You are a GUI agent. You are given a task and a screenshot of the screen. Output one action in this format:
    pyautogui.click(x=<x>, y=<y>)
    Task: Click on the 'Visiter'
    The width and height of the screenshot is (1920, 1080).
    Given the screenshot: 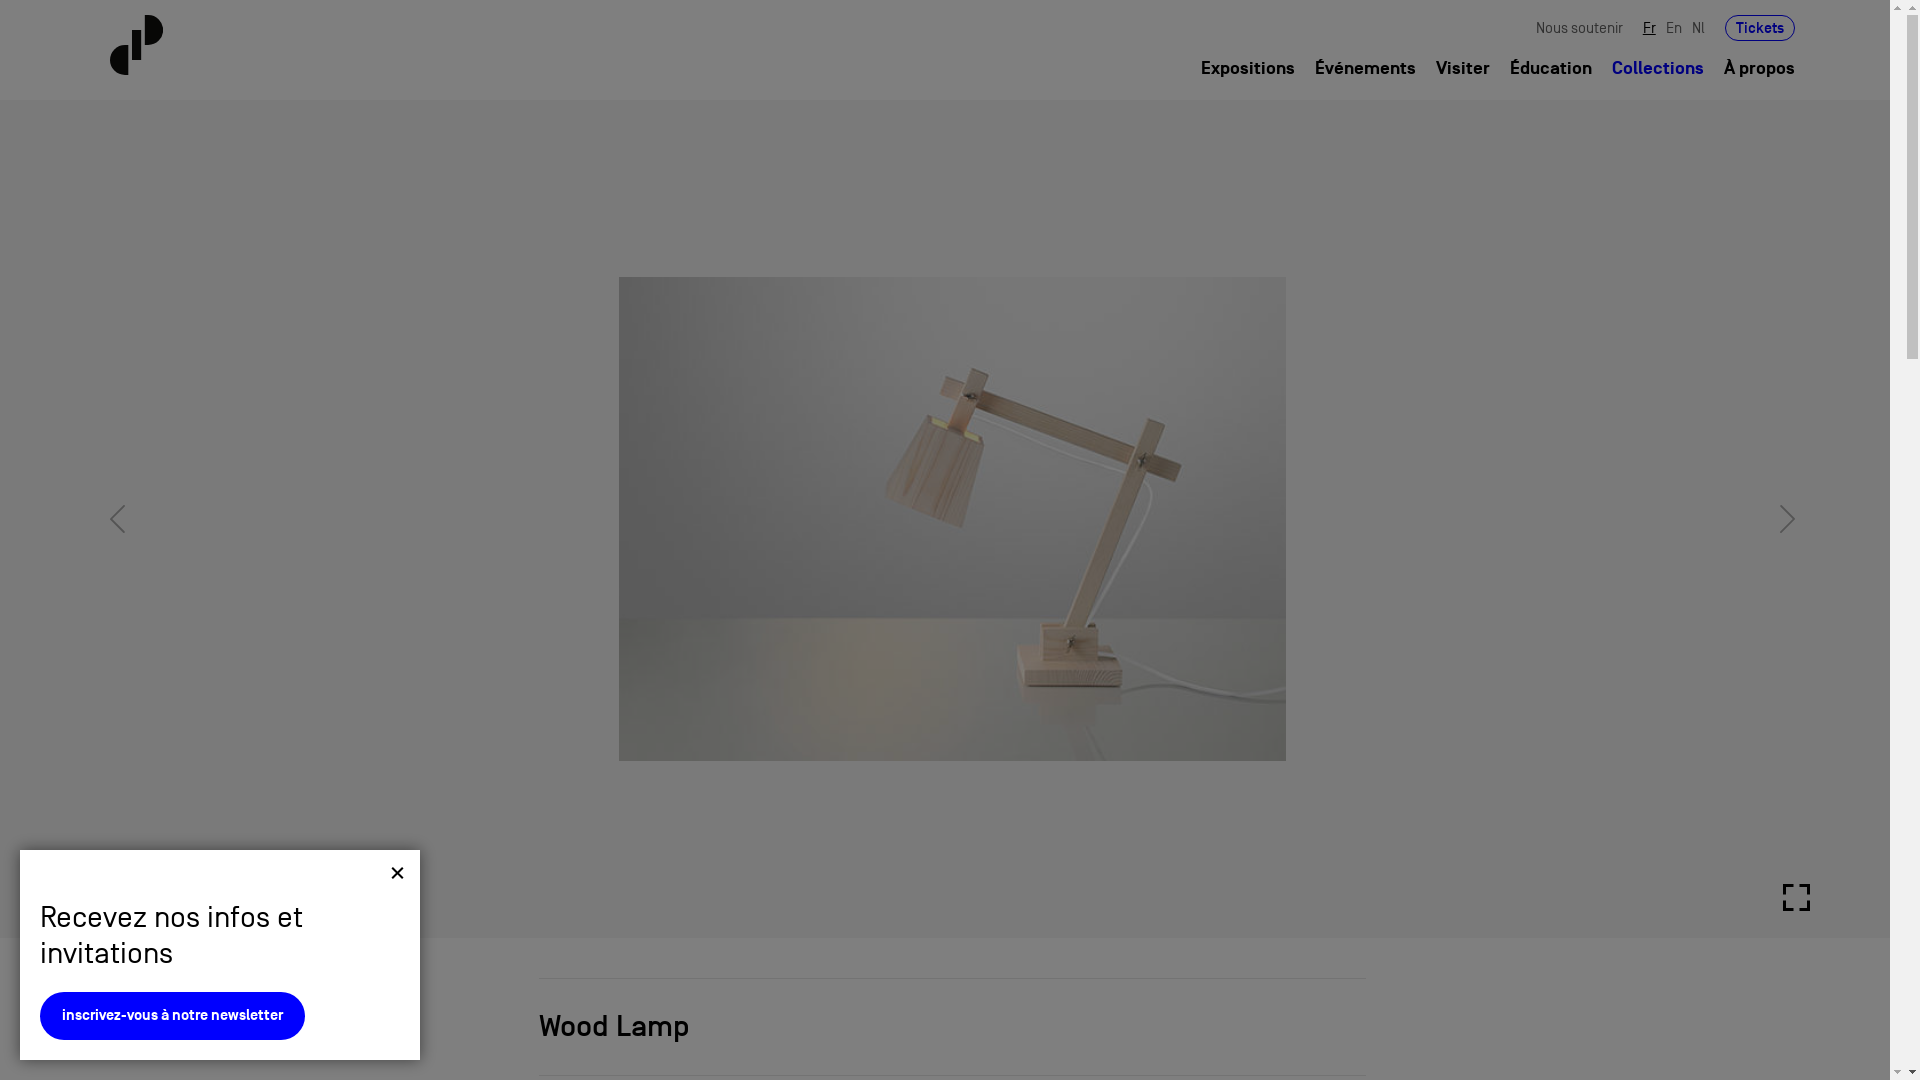 What is the action you would take?
    pyautogui.click(x=1463, y=68)
    